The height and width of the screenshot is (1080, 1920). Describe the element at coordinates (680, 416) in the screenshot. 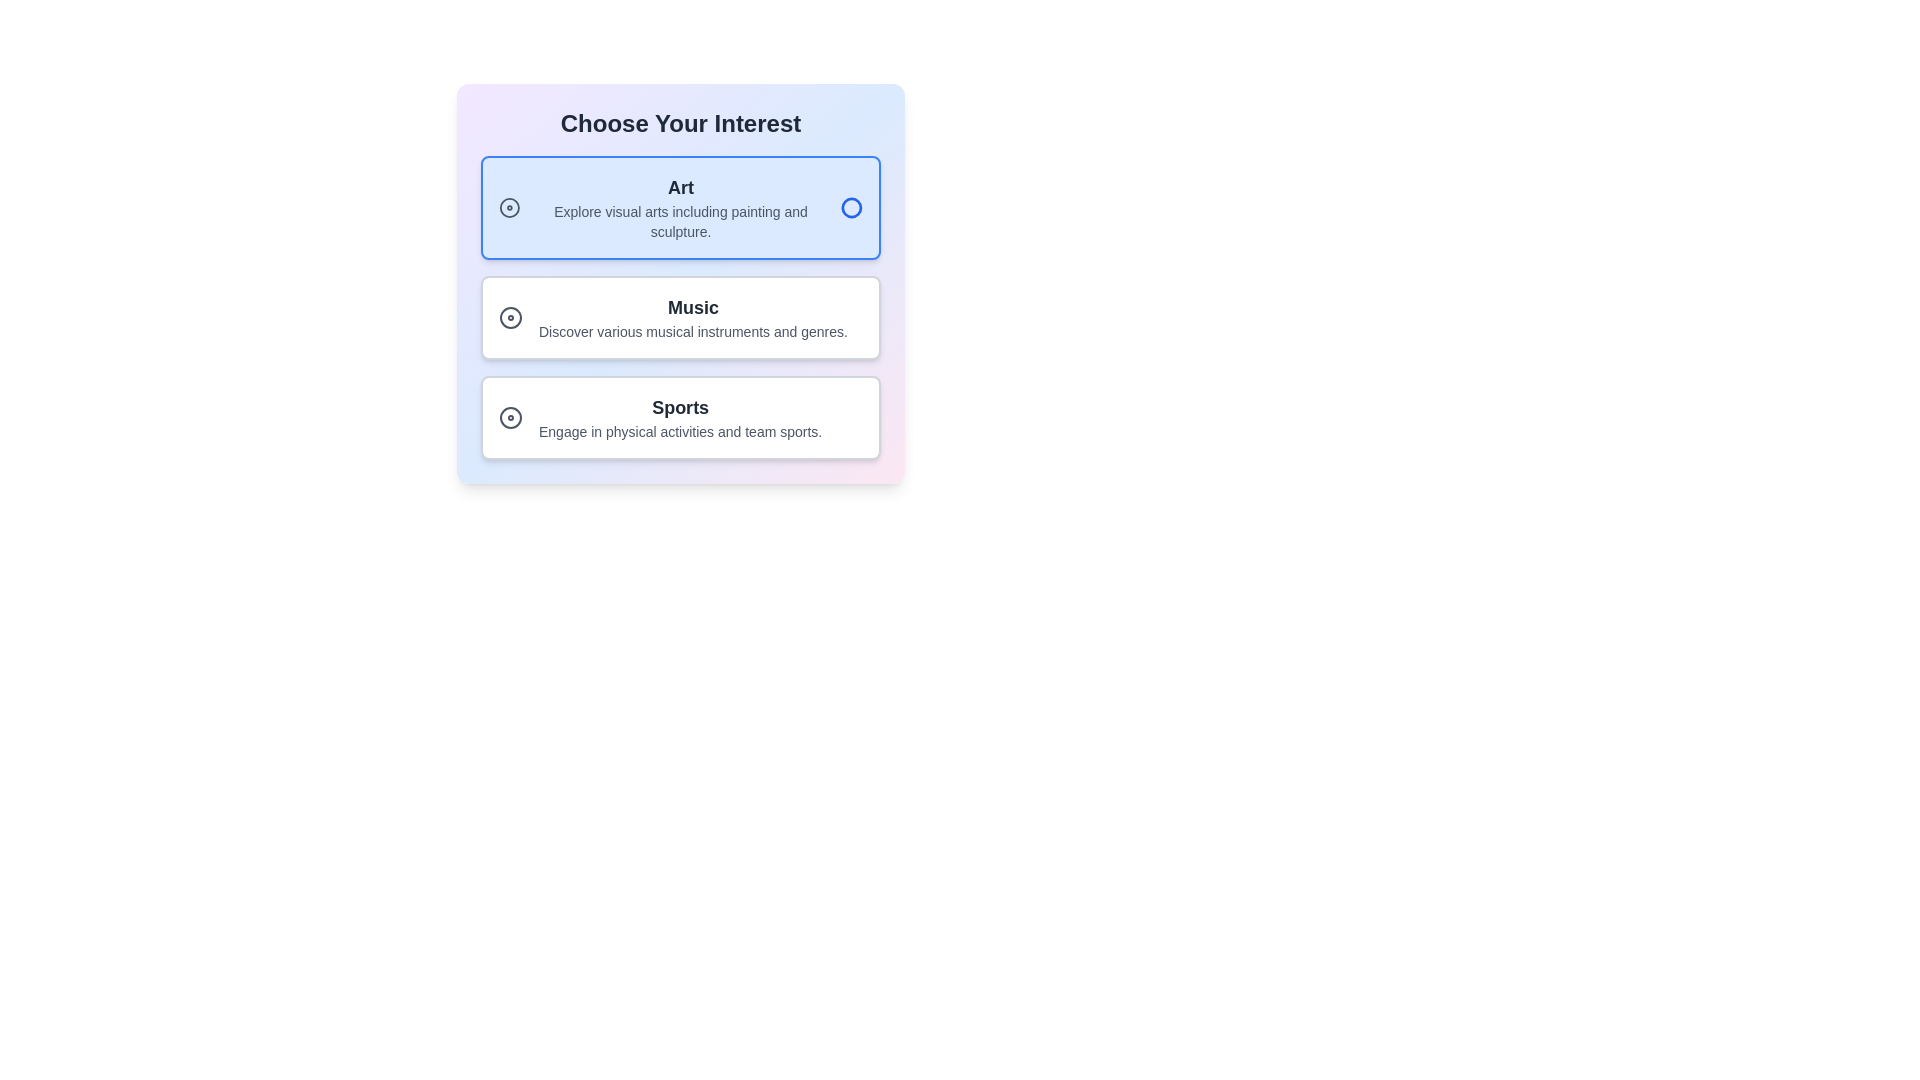

I see `the 'Sports' text block which displays the title 'Sports' in bold and the subtitle 'Engage in physical activities and team sports.'` at that location.